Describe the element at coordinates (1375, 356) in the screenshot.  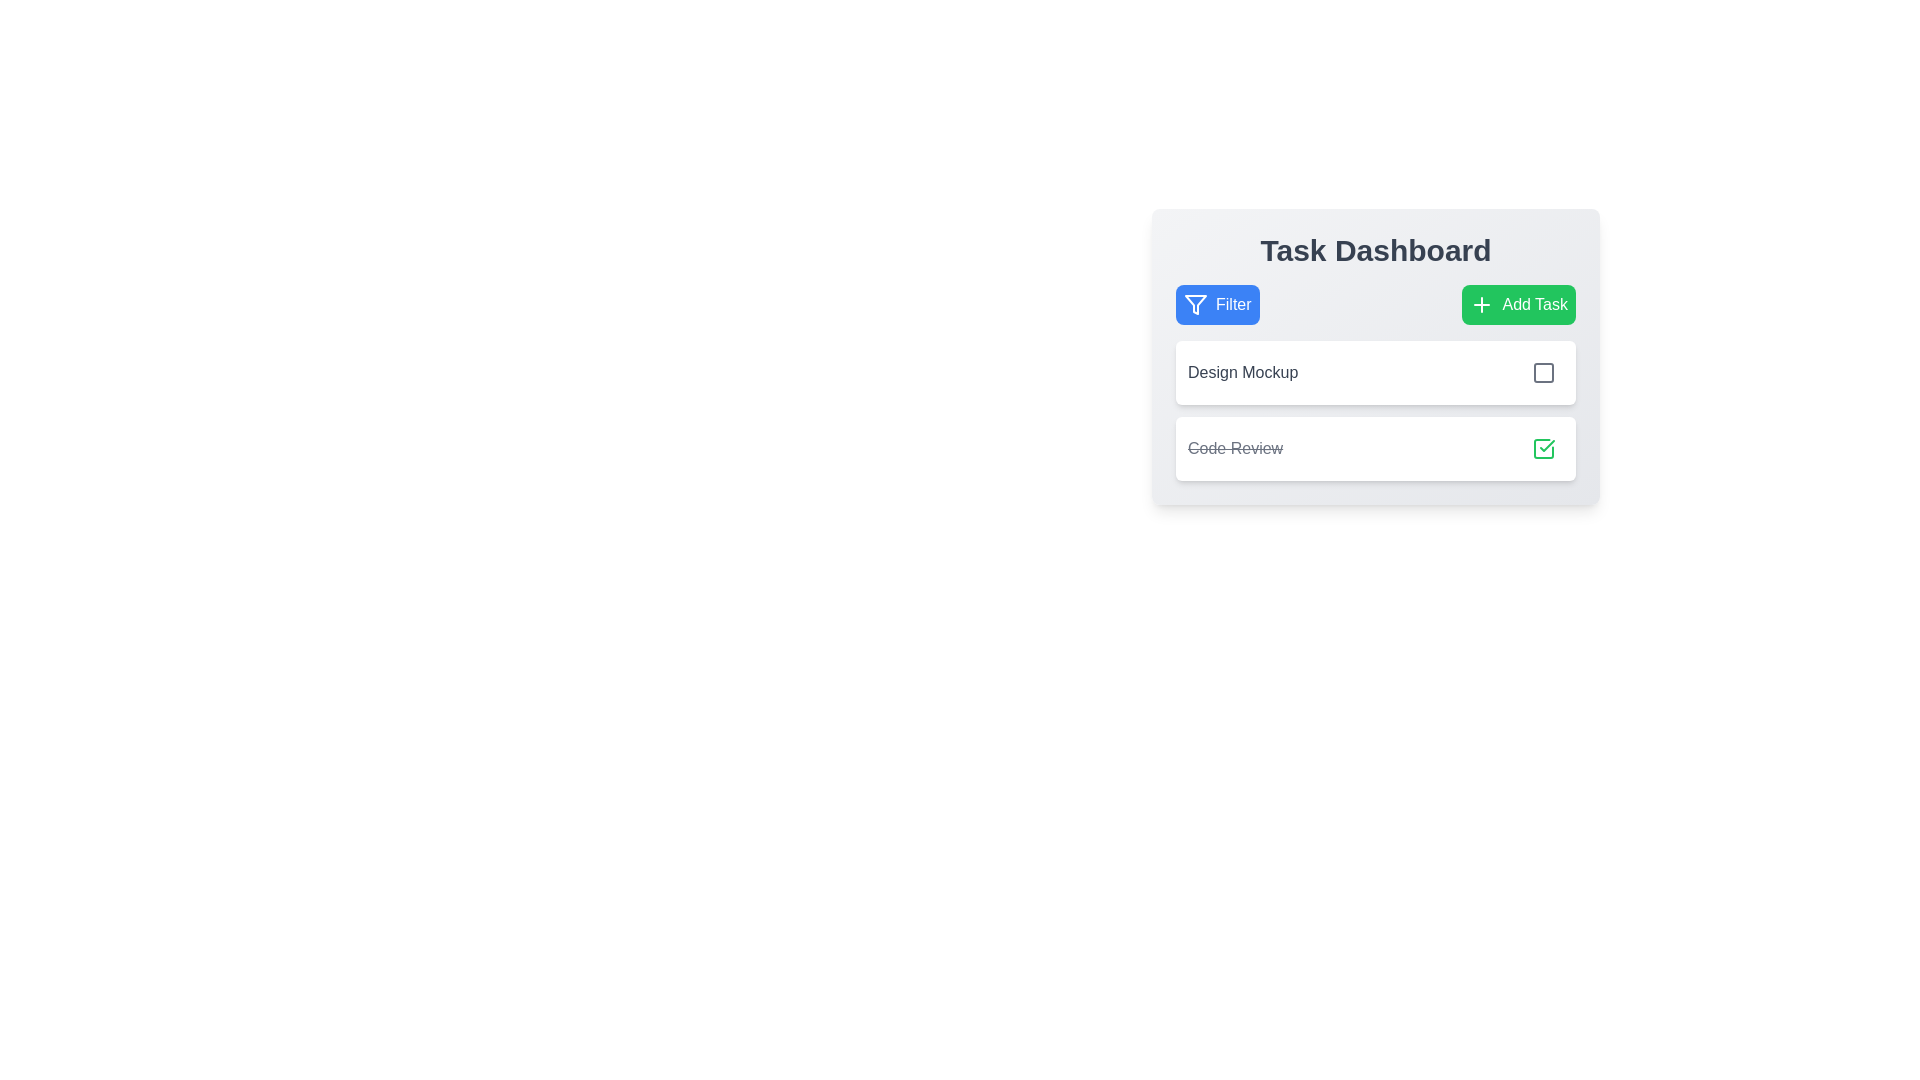
I see `the checkbox on the task entry labeled 'Design Mockup' to mark the task as complete` at that location.